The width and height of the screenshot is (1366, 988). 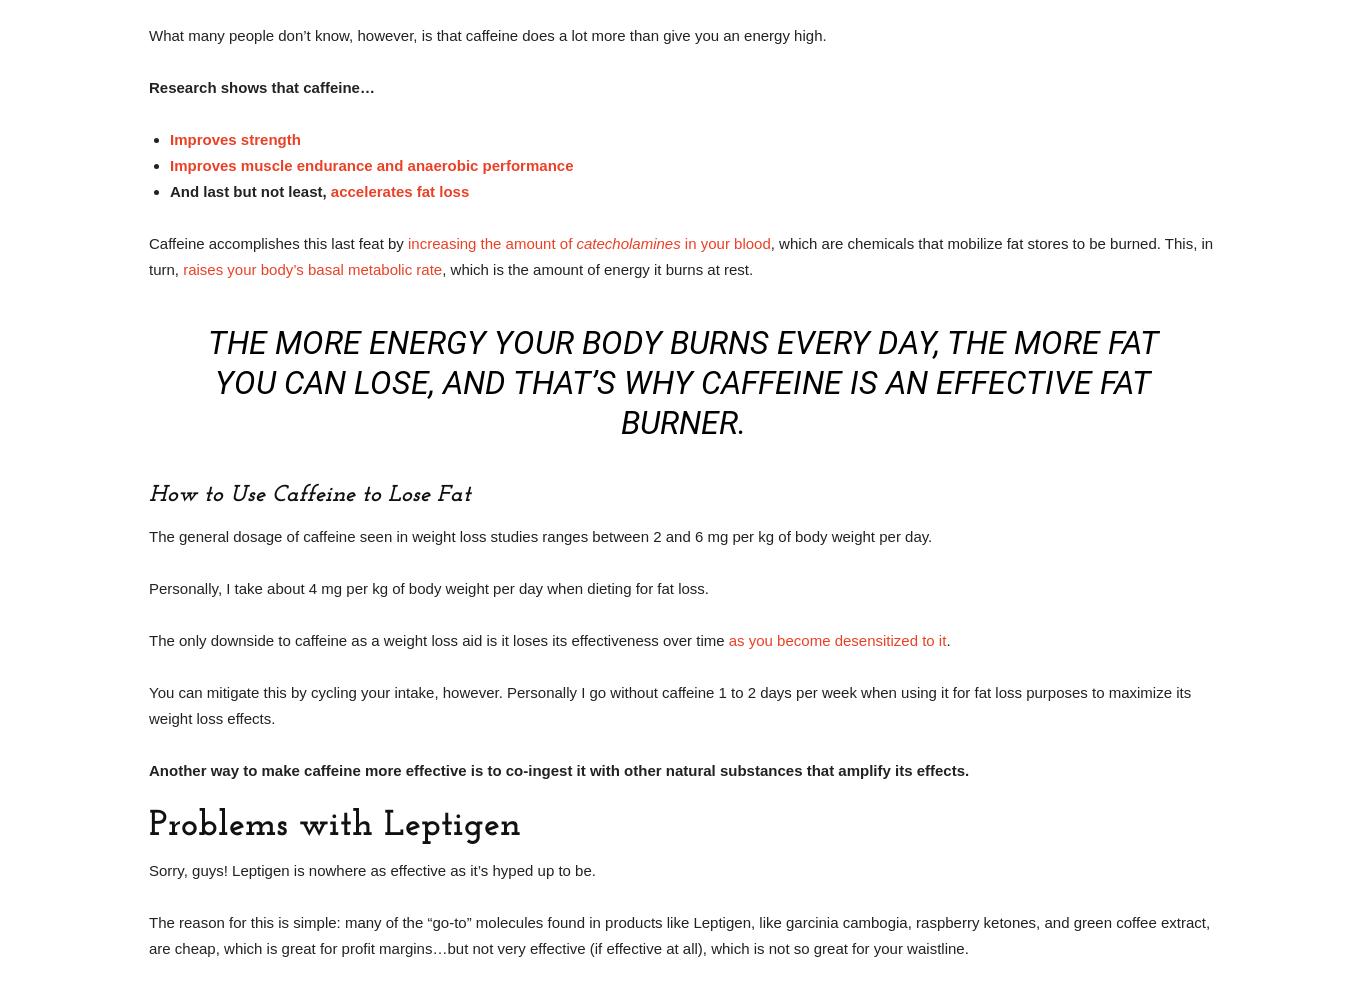 What do you see at coordinates (492, 243) in the screenshot?
I see `'increasing the amount of'` at bounding box center [492, 243].